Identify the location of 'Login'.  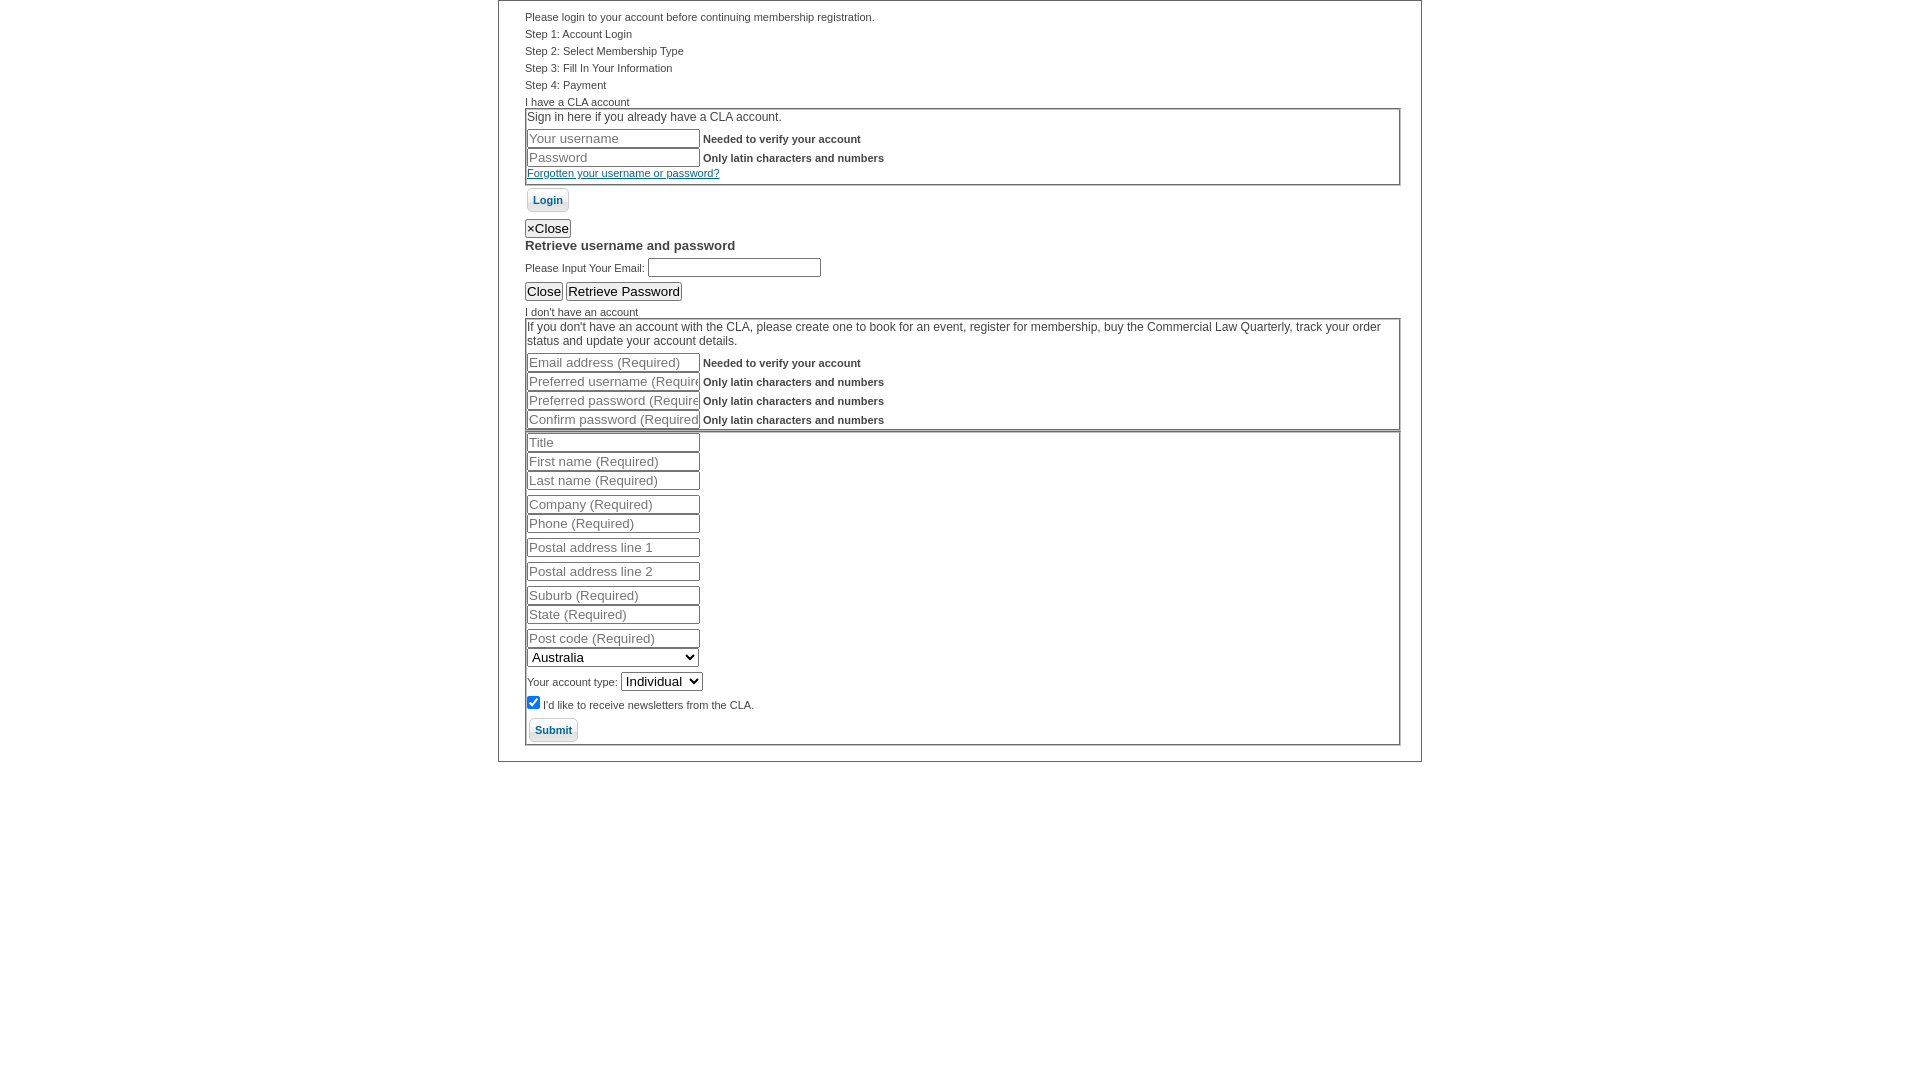
(547, 200).